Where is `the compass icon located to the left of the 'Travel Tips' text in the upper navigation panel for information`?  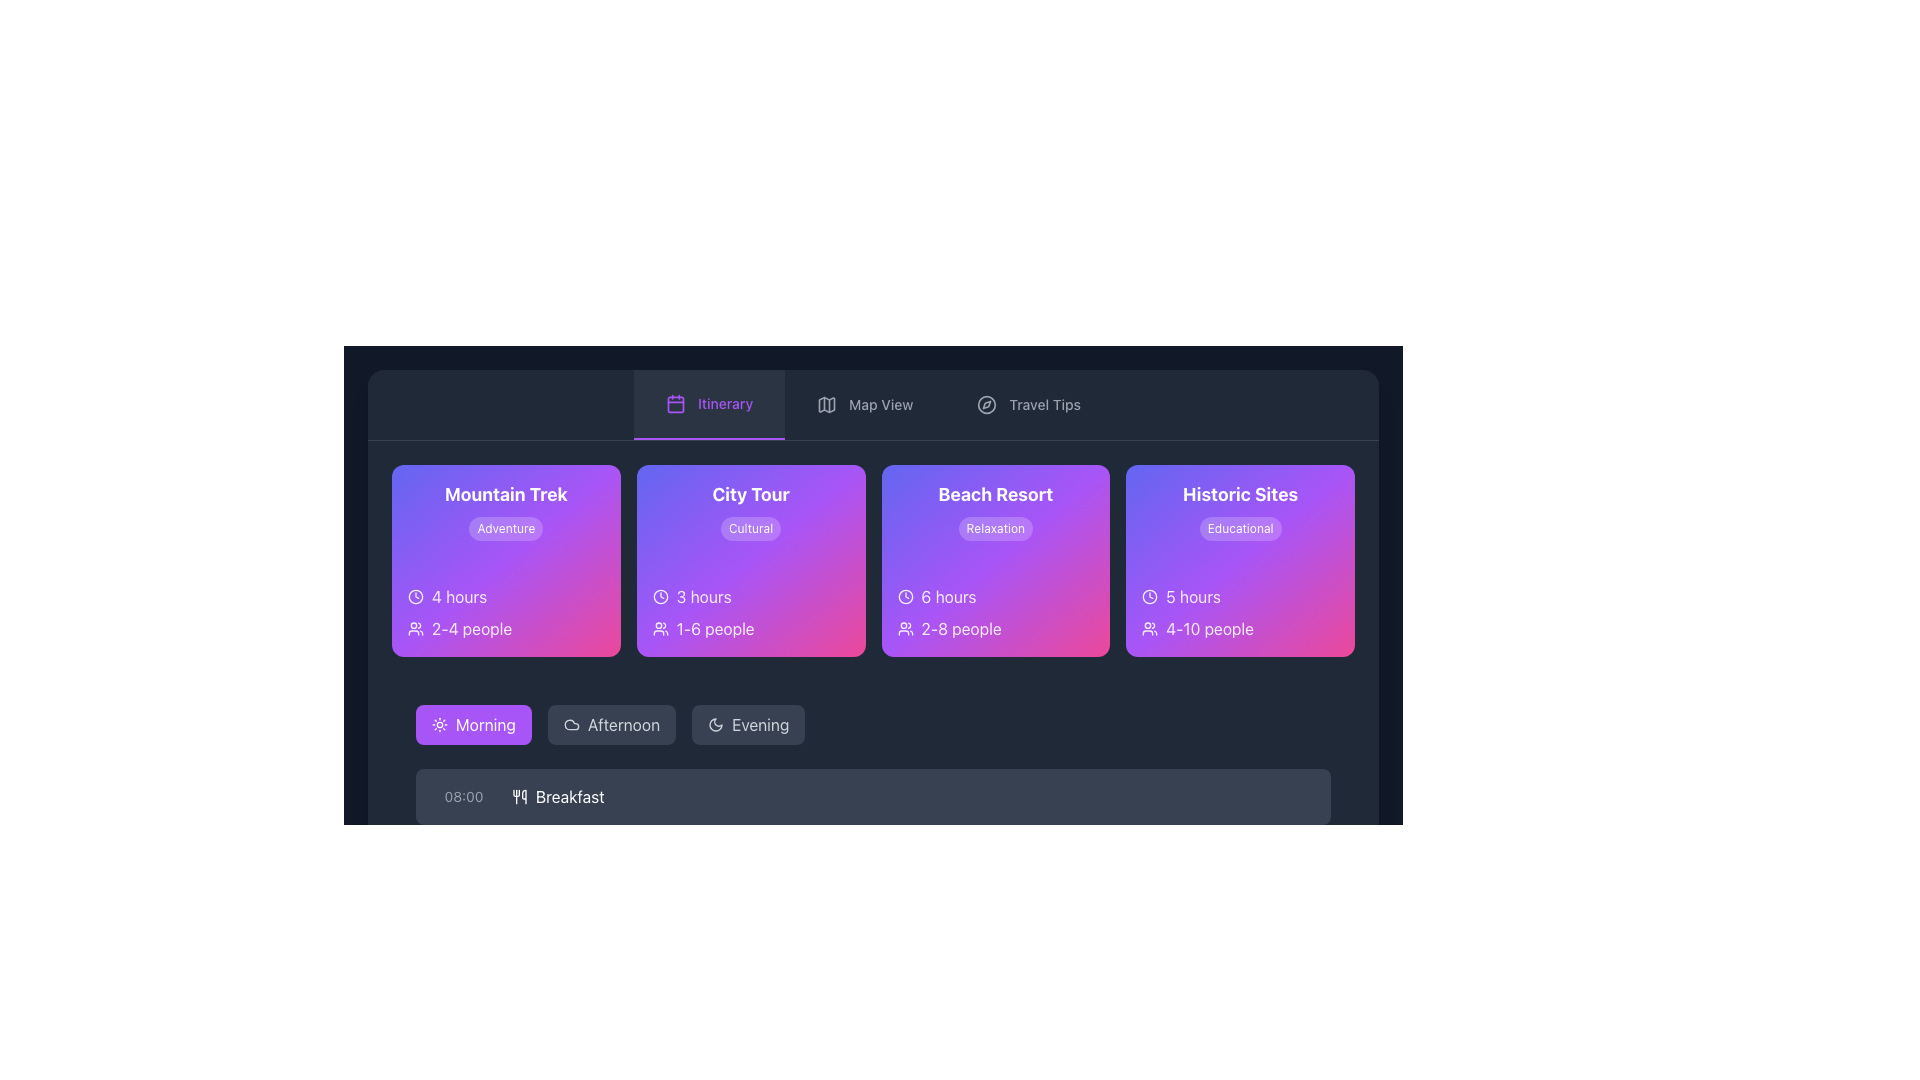 the compass icon located to the left of the 'Travel Tips' text in the upper navigation panel for information is located at coordinates (987, 405).